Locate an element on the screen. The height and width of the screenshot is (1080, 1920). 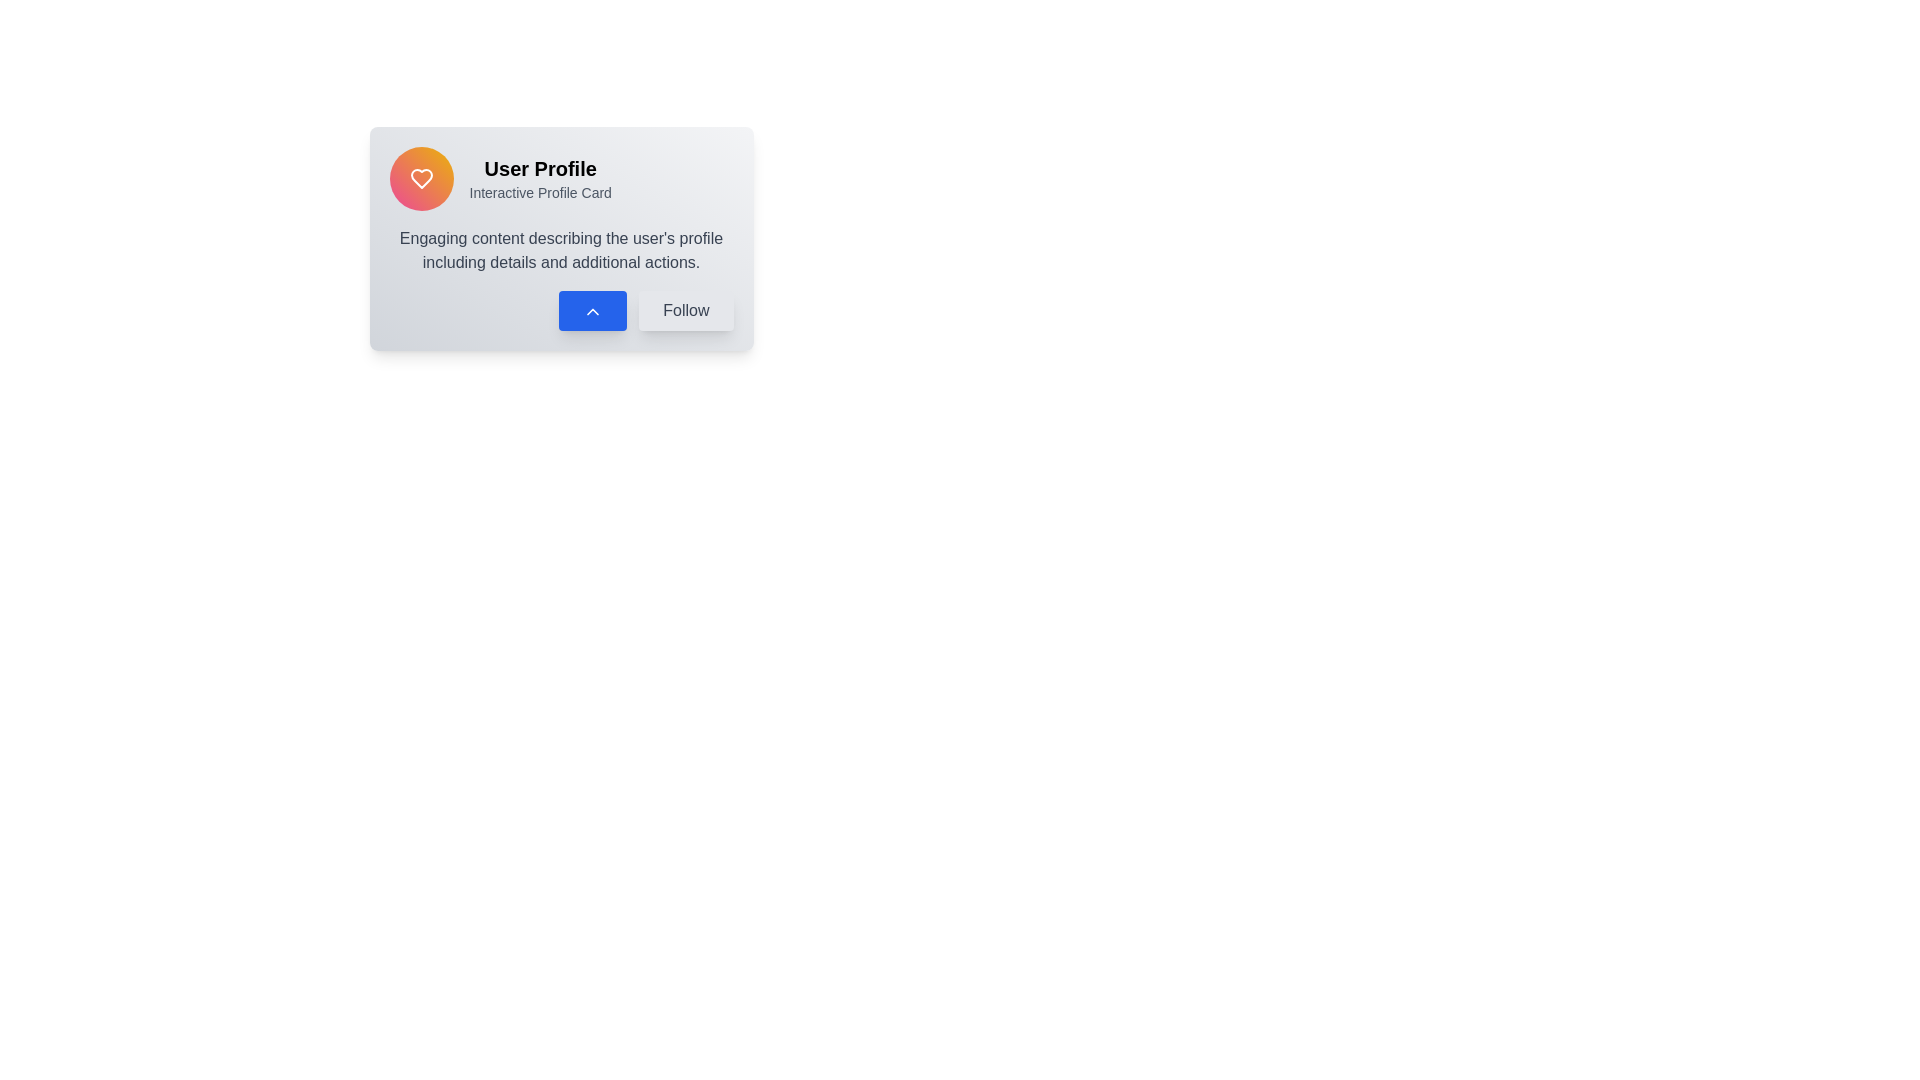
the heart-shaped icon filled with a gradient transitioning from red to orange, located at the top-left section of the user profile card, adjacent to the profile name and description text is located at coordinates (420, 177).